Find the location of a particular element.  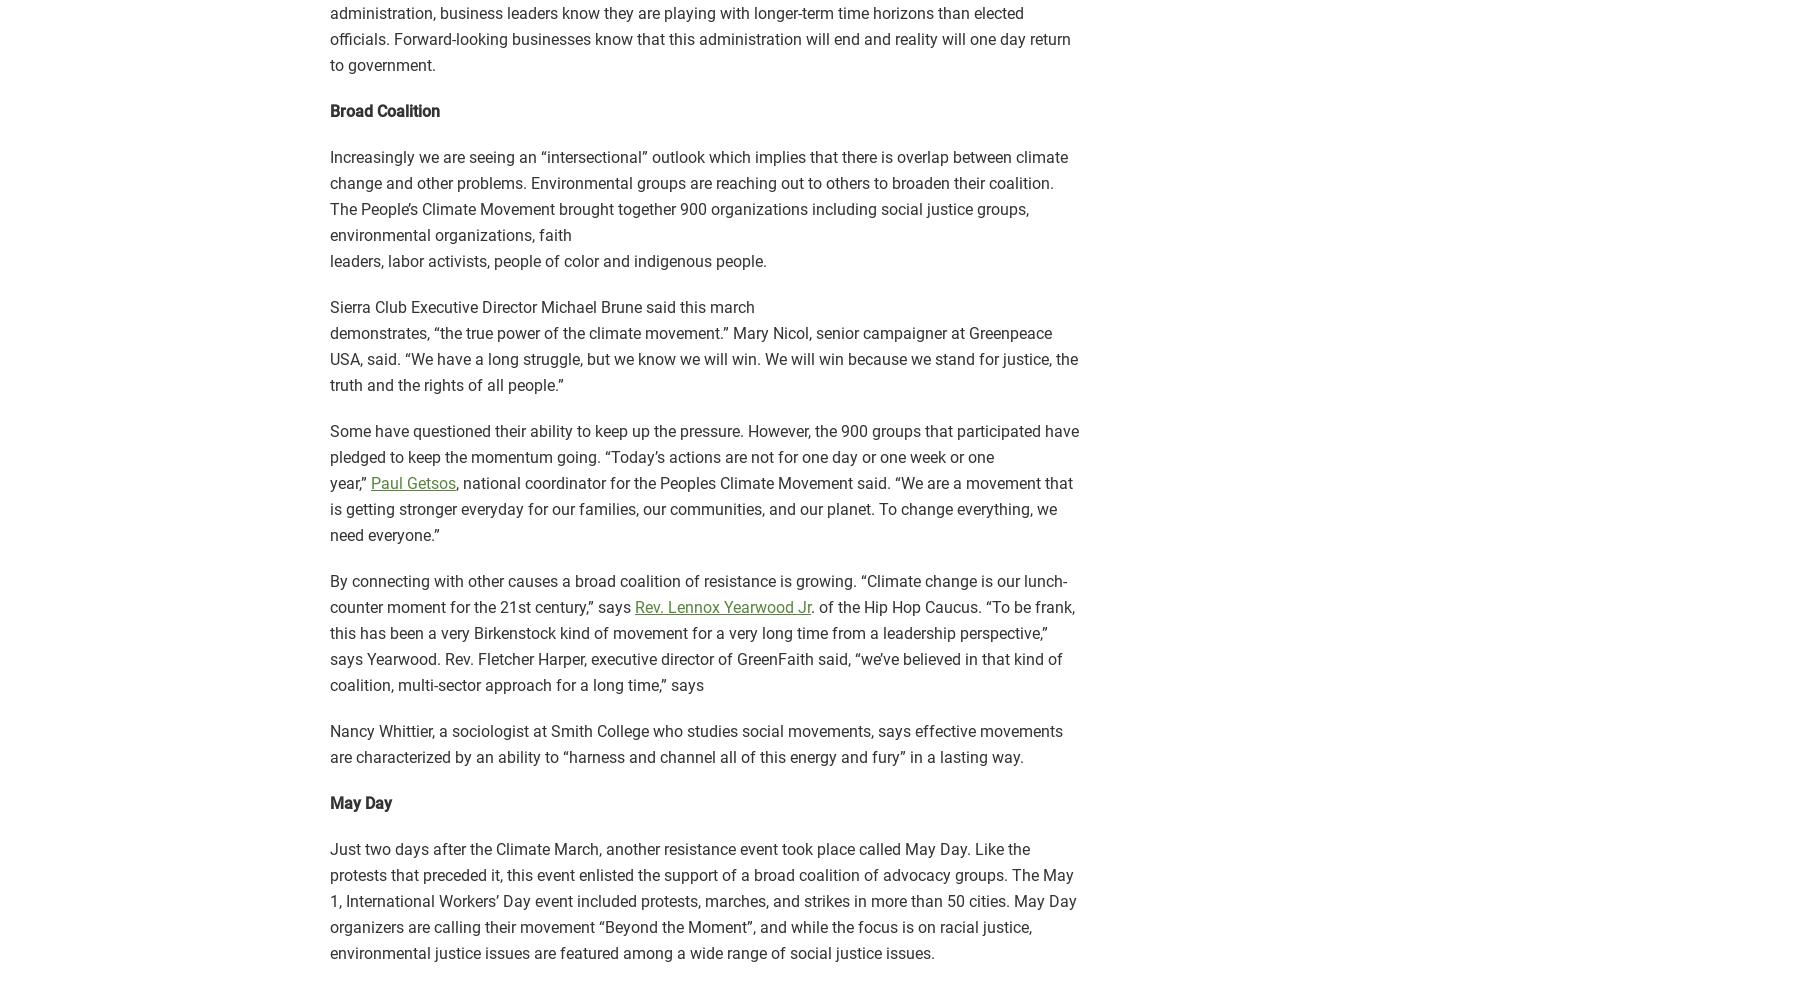

'. of the Hip Hop Caucus. “To be frank, this has been a very Birkenstock kind of movement for a very long time from a leadership perspective,” says Yearwood. Rev. Fletcher Harper, executive director of GreenFaith said, “we’ve believed in that kind of coalition, multi-sector approach for a long time,” says' is located at coordinates (701, 645).